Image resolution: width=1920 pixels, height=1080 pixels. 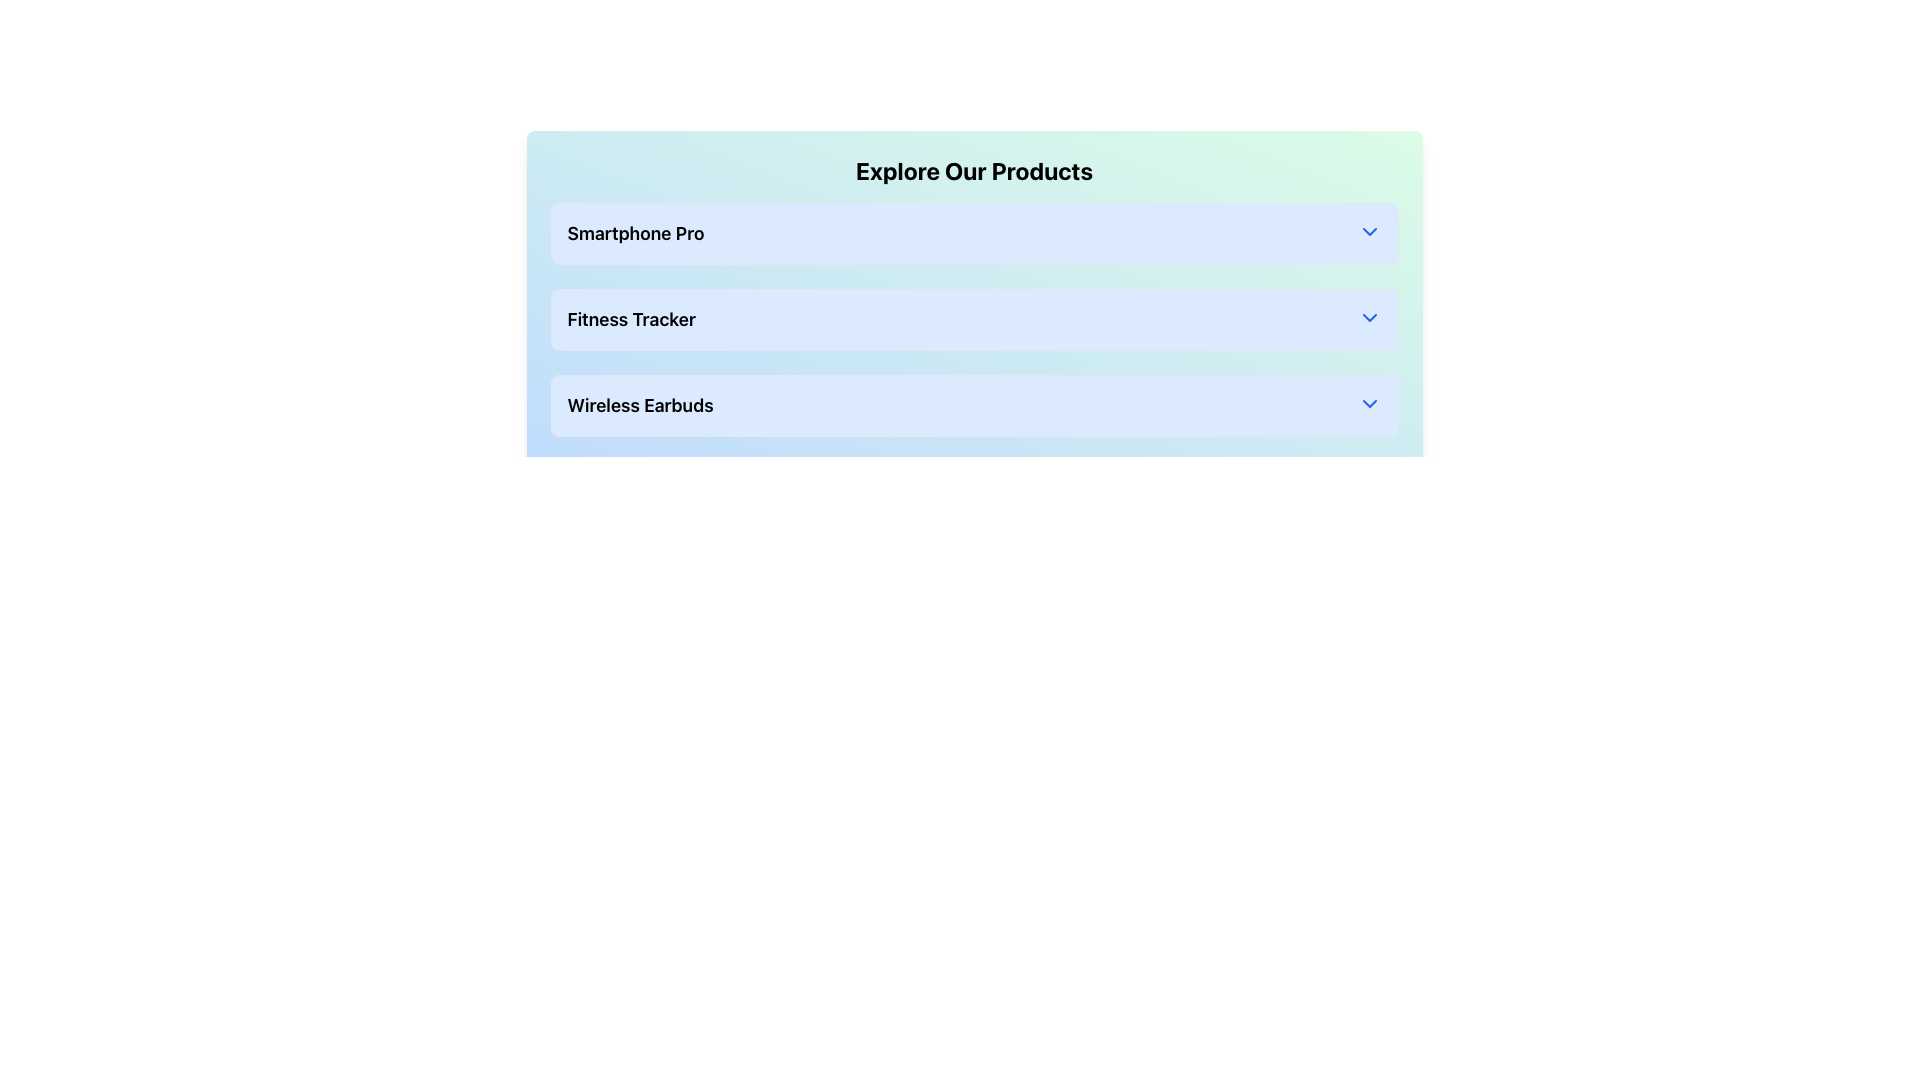 I want to click on the 'Fitness Tracker' interactive button with dropdown capability, so click(x=974, y=319).